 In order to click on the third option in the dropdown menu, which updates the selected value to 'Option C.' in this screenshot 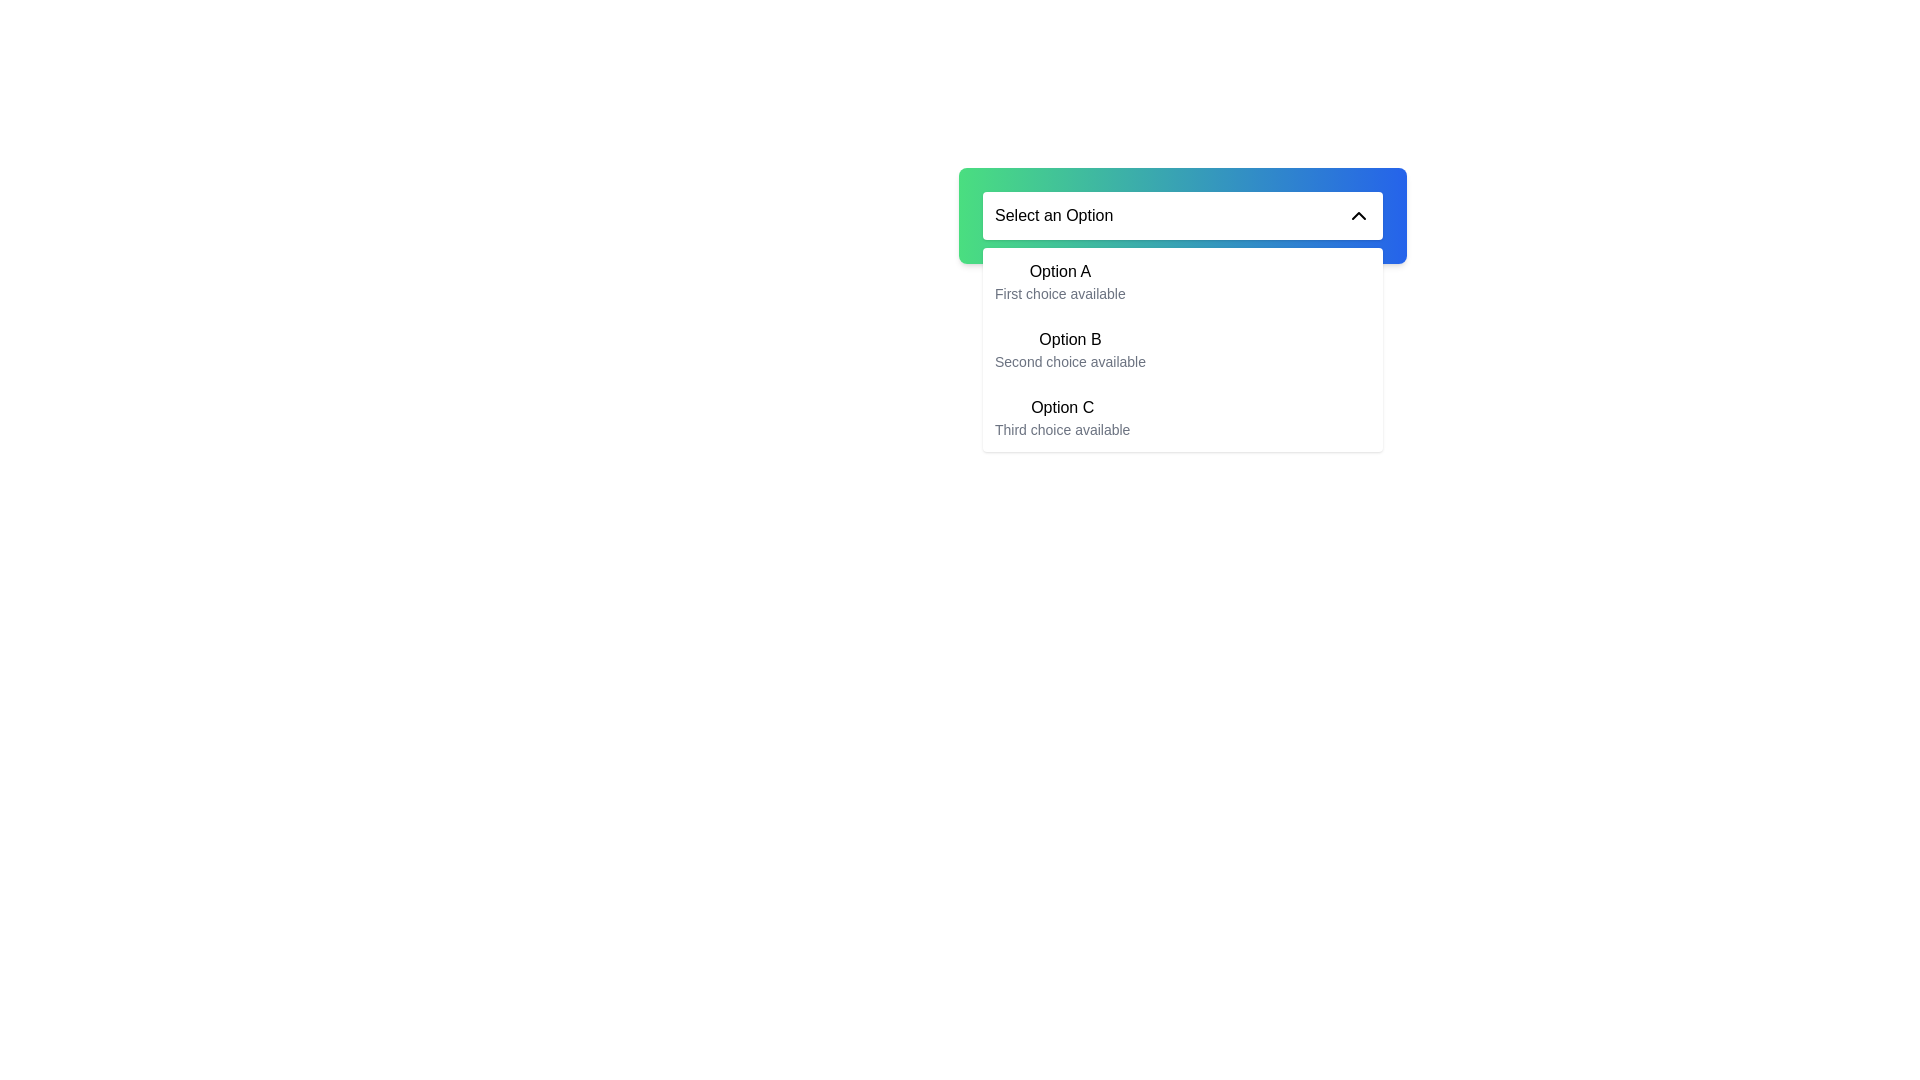, I will do `click(1182, 416)`.